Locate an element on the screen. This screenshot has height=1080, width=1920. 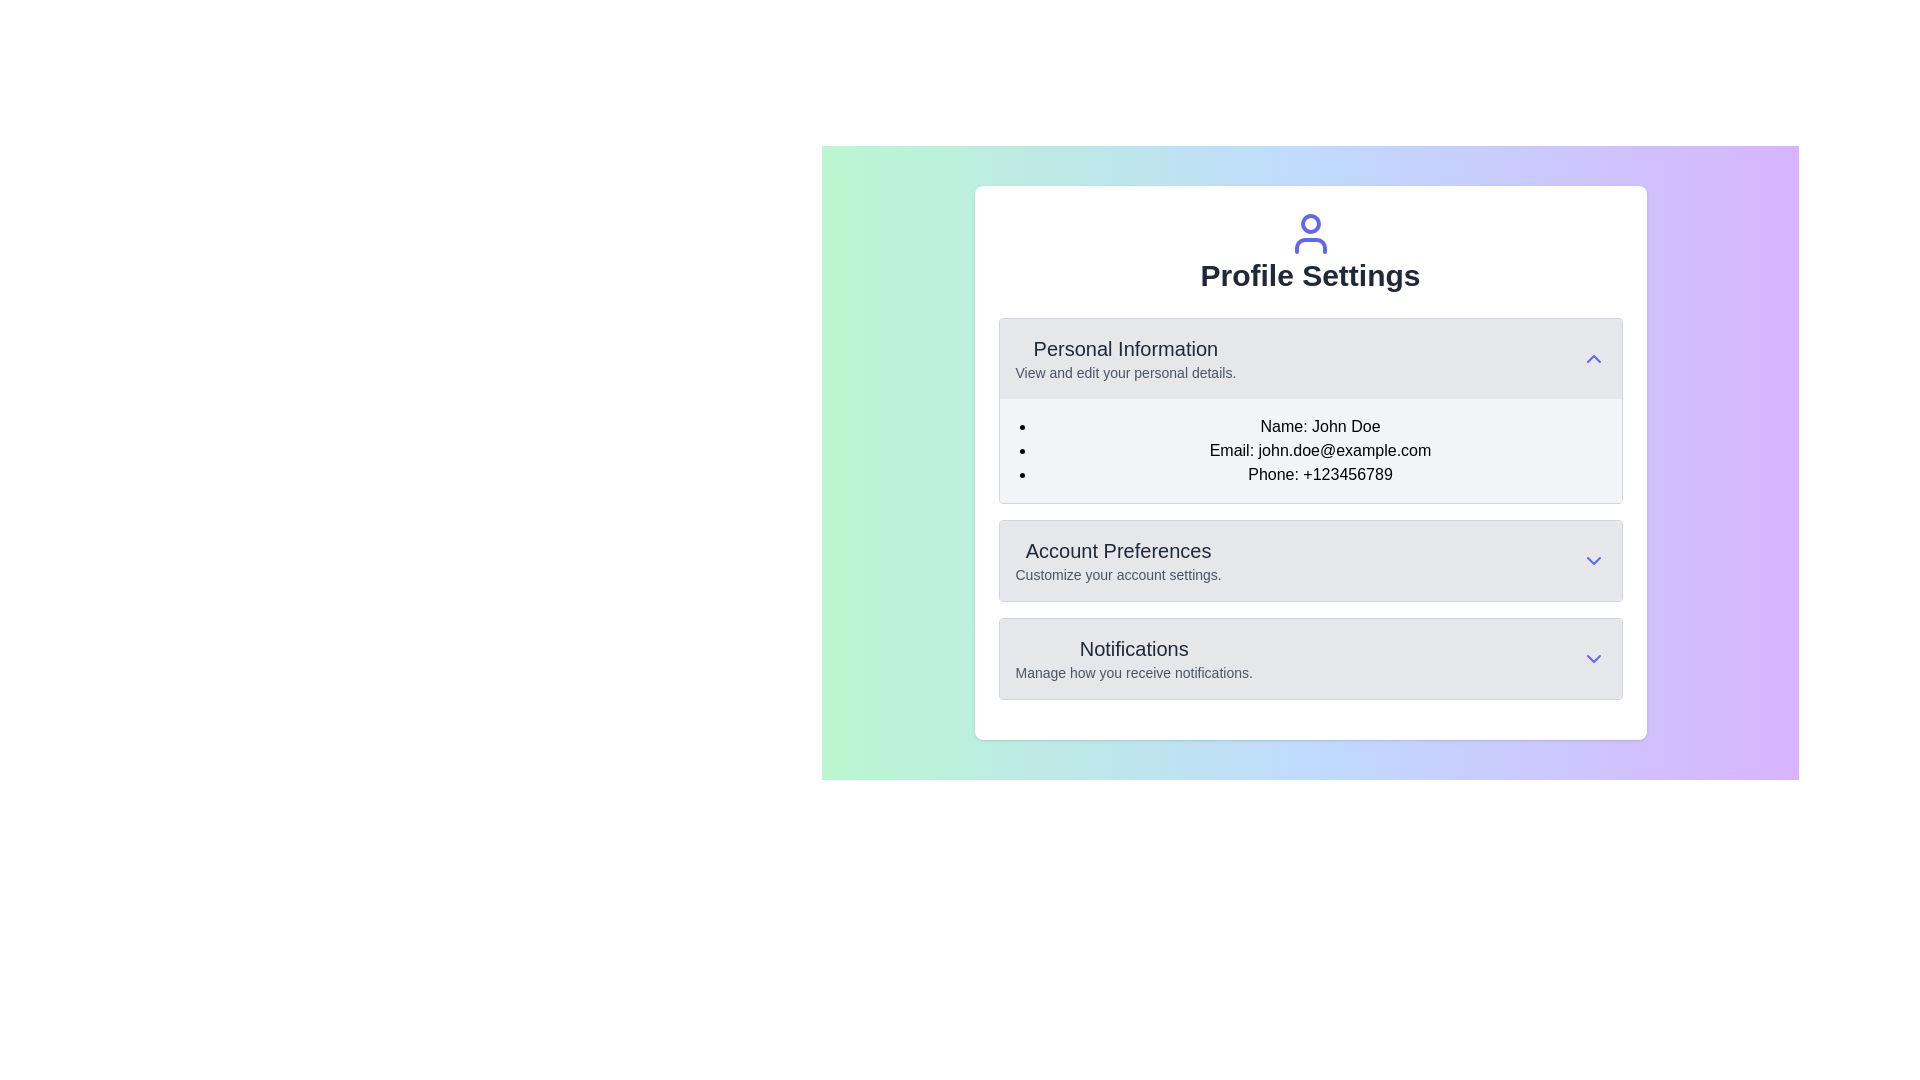
the Textual Content with Heading and Description that provides an overview of the 'Personal Information' section, located near the top of the interface is located at coordinates (1125, 357).